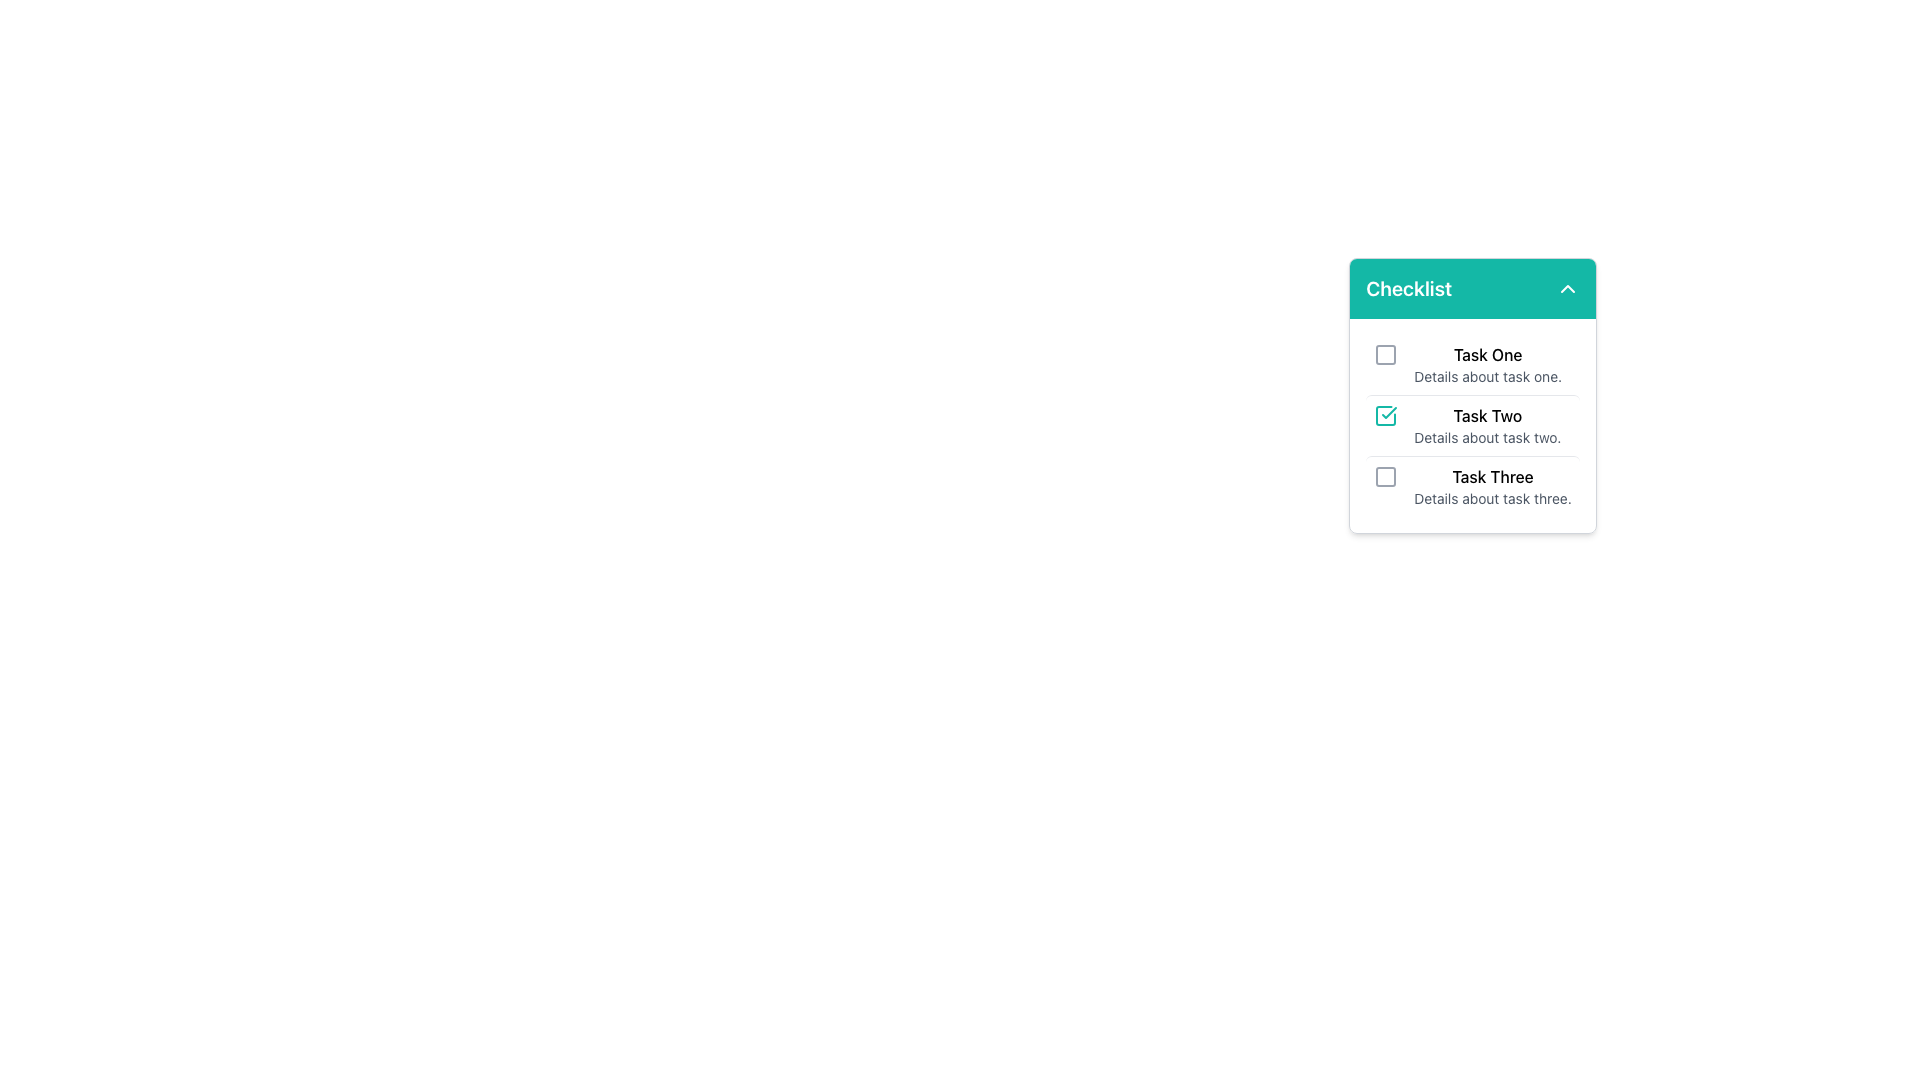 This screenshot has height=1080, width=1920. What do you see at coordinates (1385, 477) in the screenshot?
I see `the checkbox icon located to the left of 'Task Three' in the checklist to trigger hover effects` at bounding box center [1385, 477].